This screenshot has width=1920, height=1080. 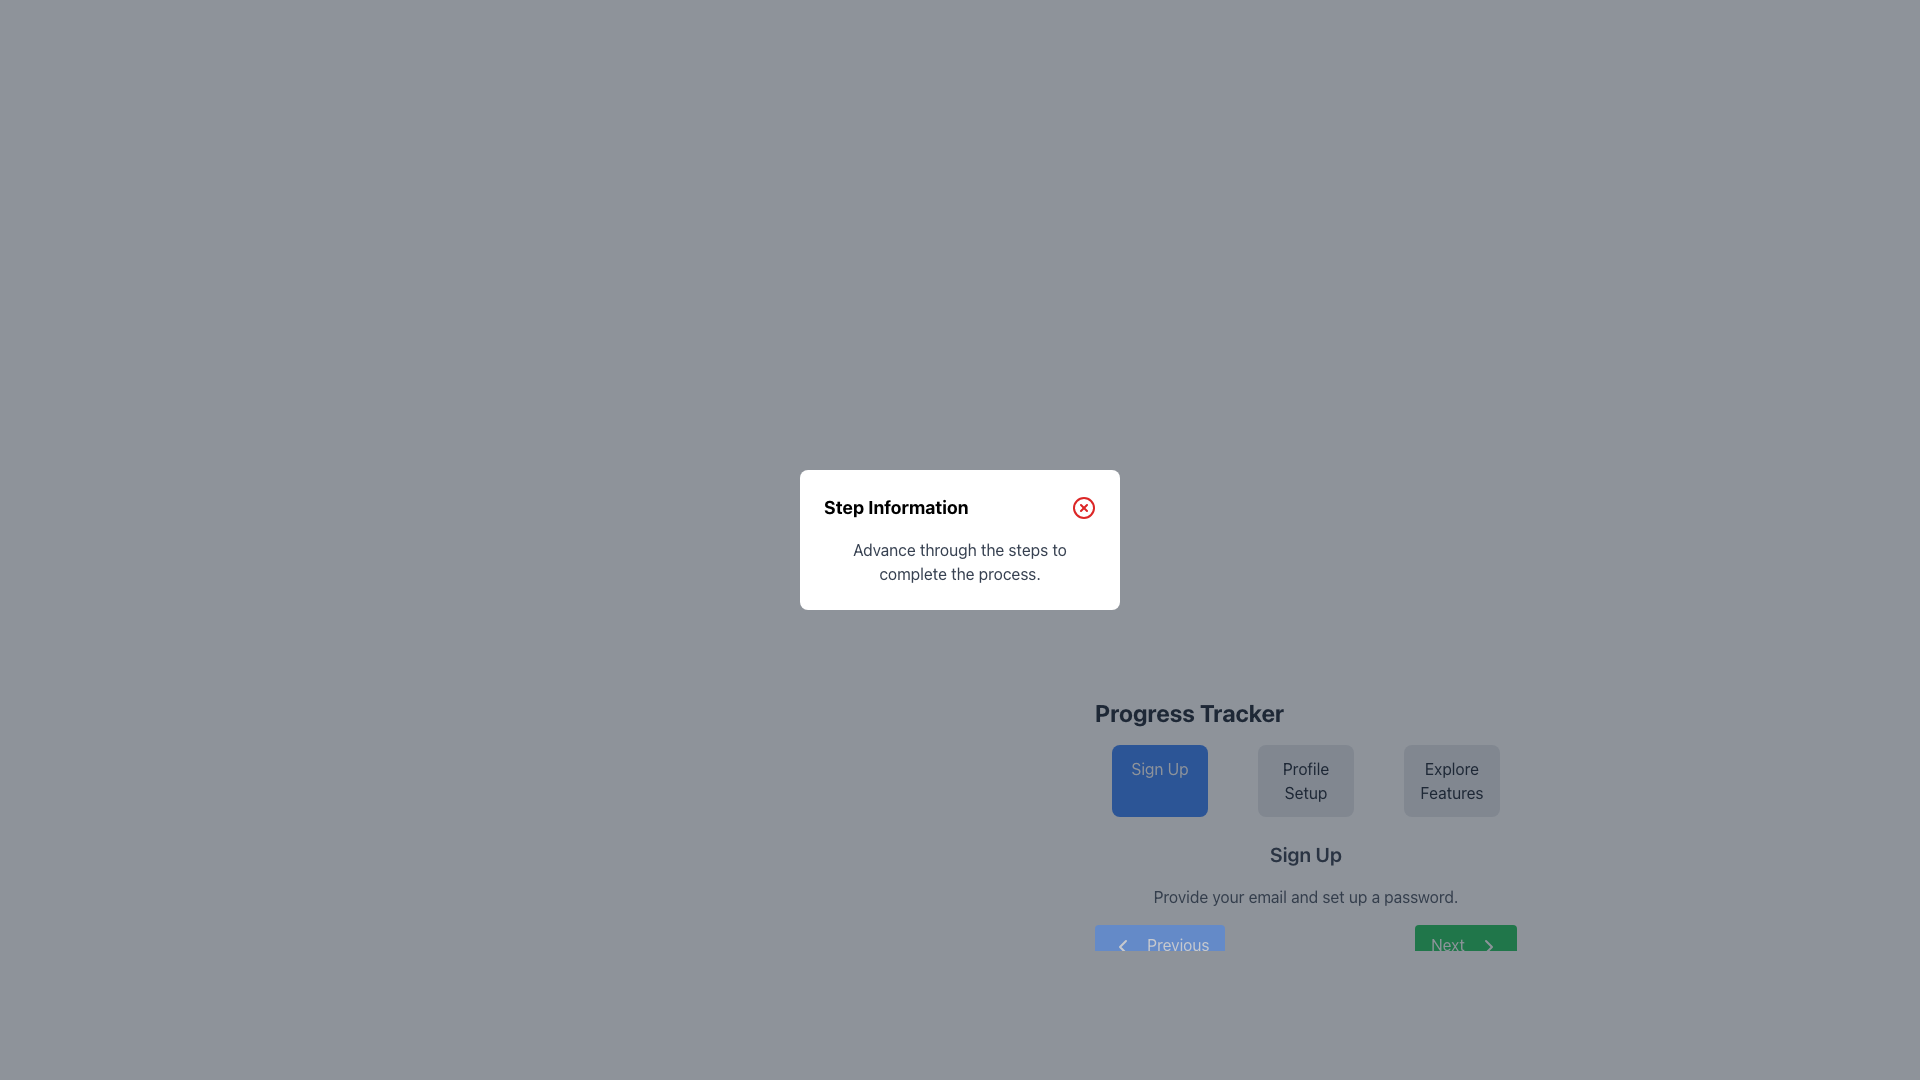 I want to click on the Close button located in the top-right corner of the 'Step Information' notification box, so click(x=1083, y=507).